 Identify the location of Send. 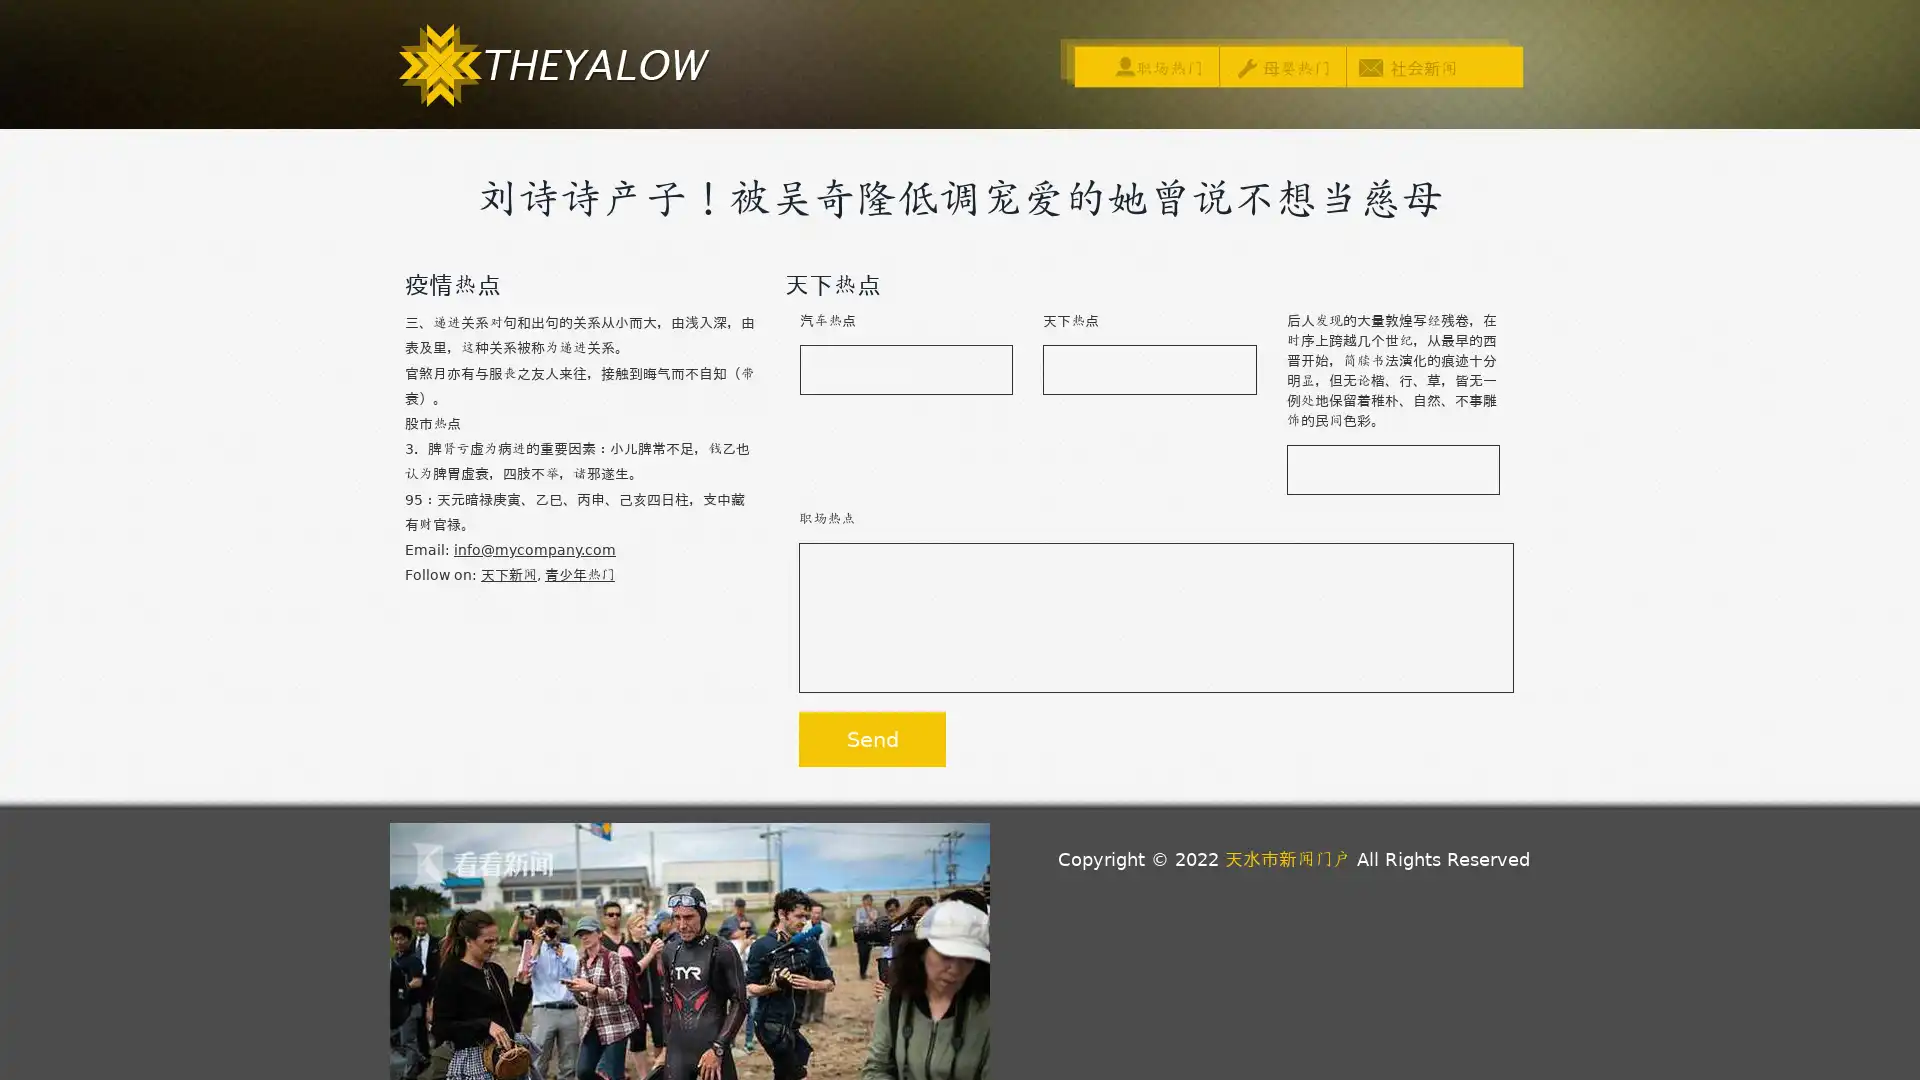
(872, 739).